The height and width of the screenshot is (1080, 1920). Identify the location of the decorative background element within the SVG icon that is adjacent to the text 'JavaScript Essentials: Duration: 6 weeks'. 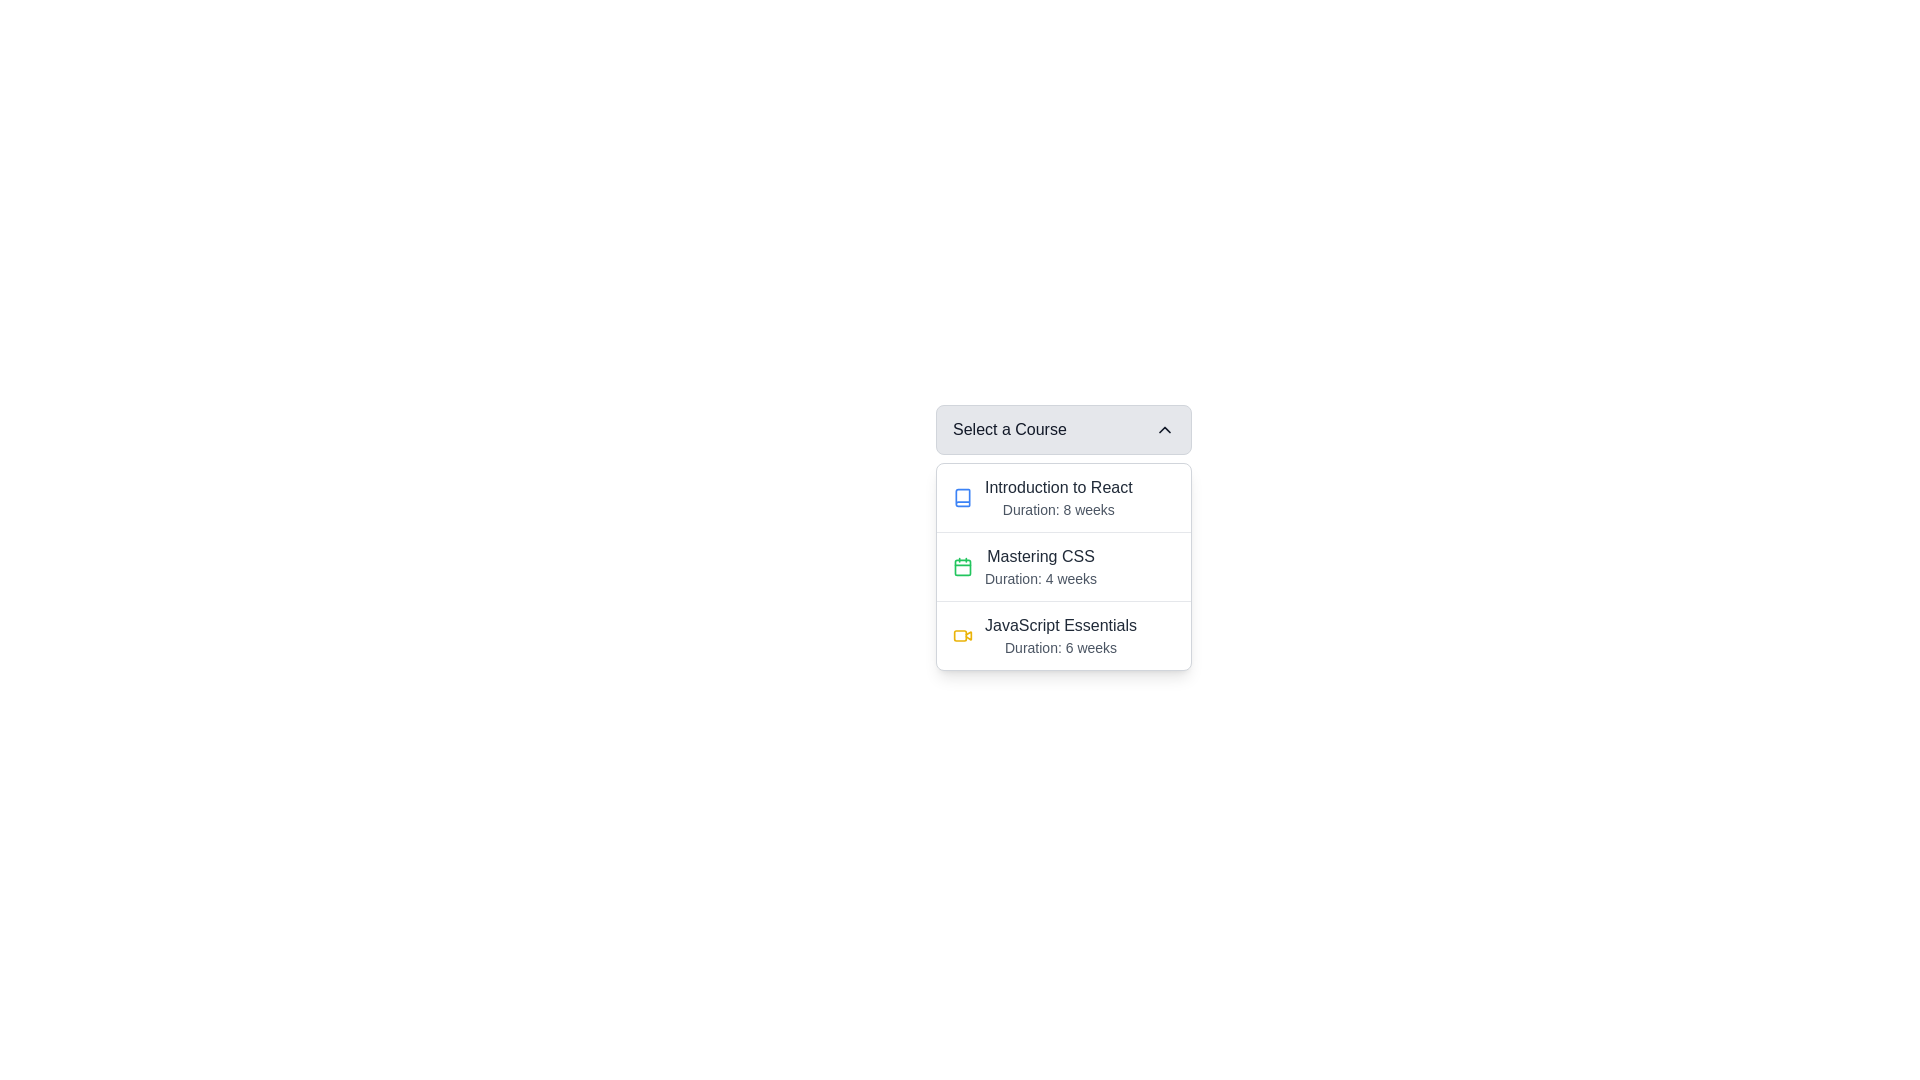
(960, 636).